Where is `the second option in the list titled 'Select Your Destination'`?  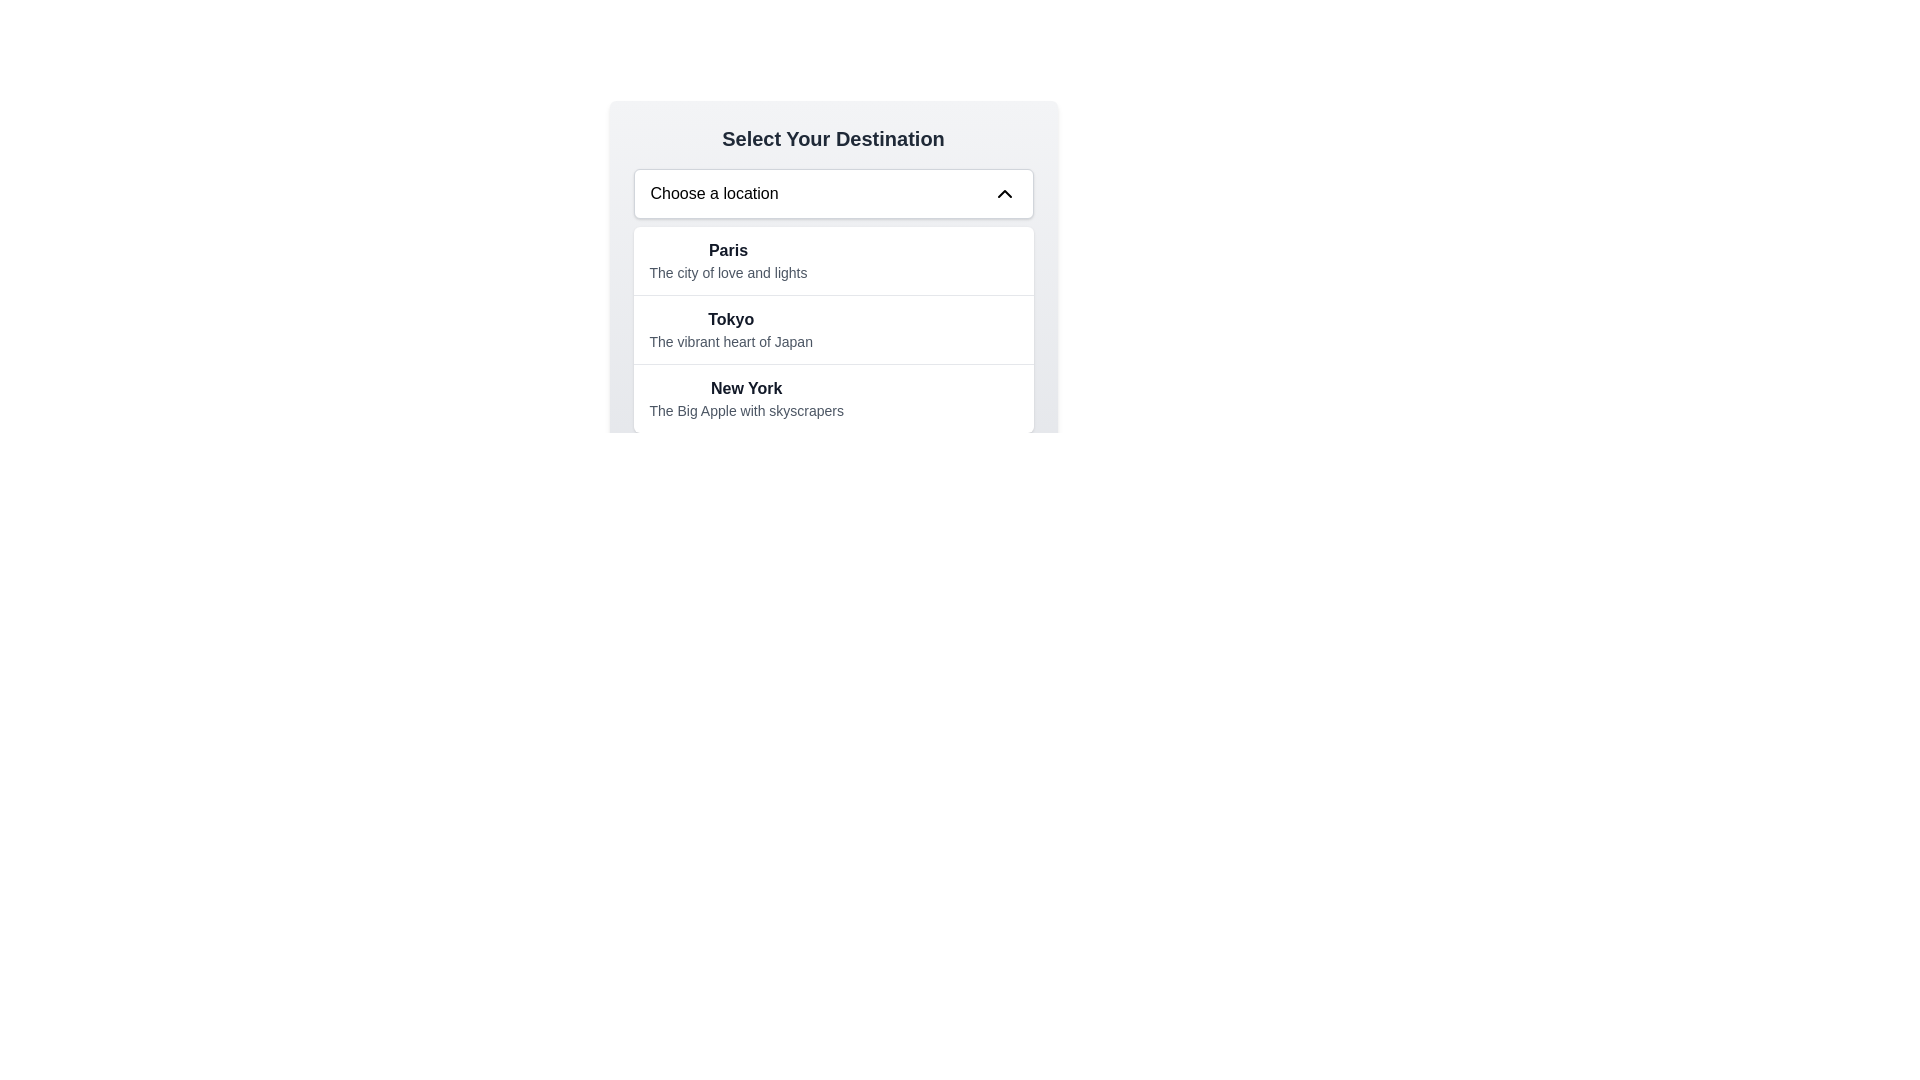
the second option in the list titled 'Select Your Destination' is located at coordinates (833, 328).